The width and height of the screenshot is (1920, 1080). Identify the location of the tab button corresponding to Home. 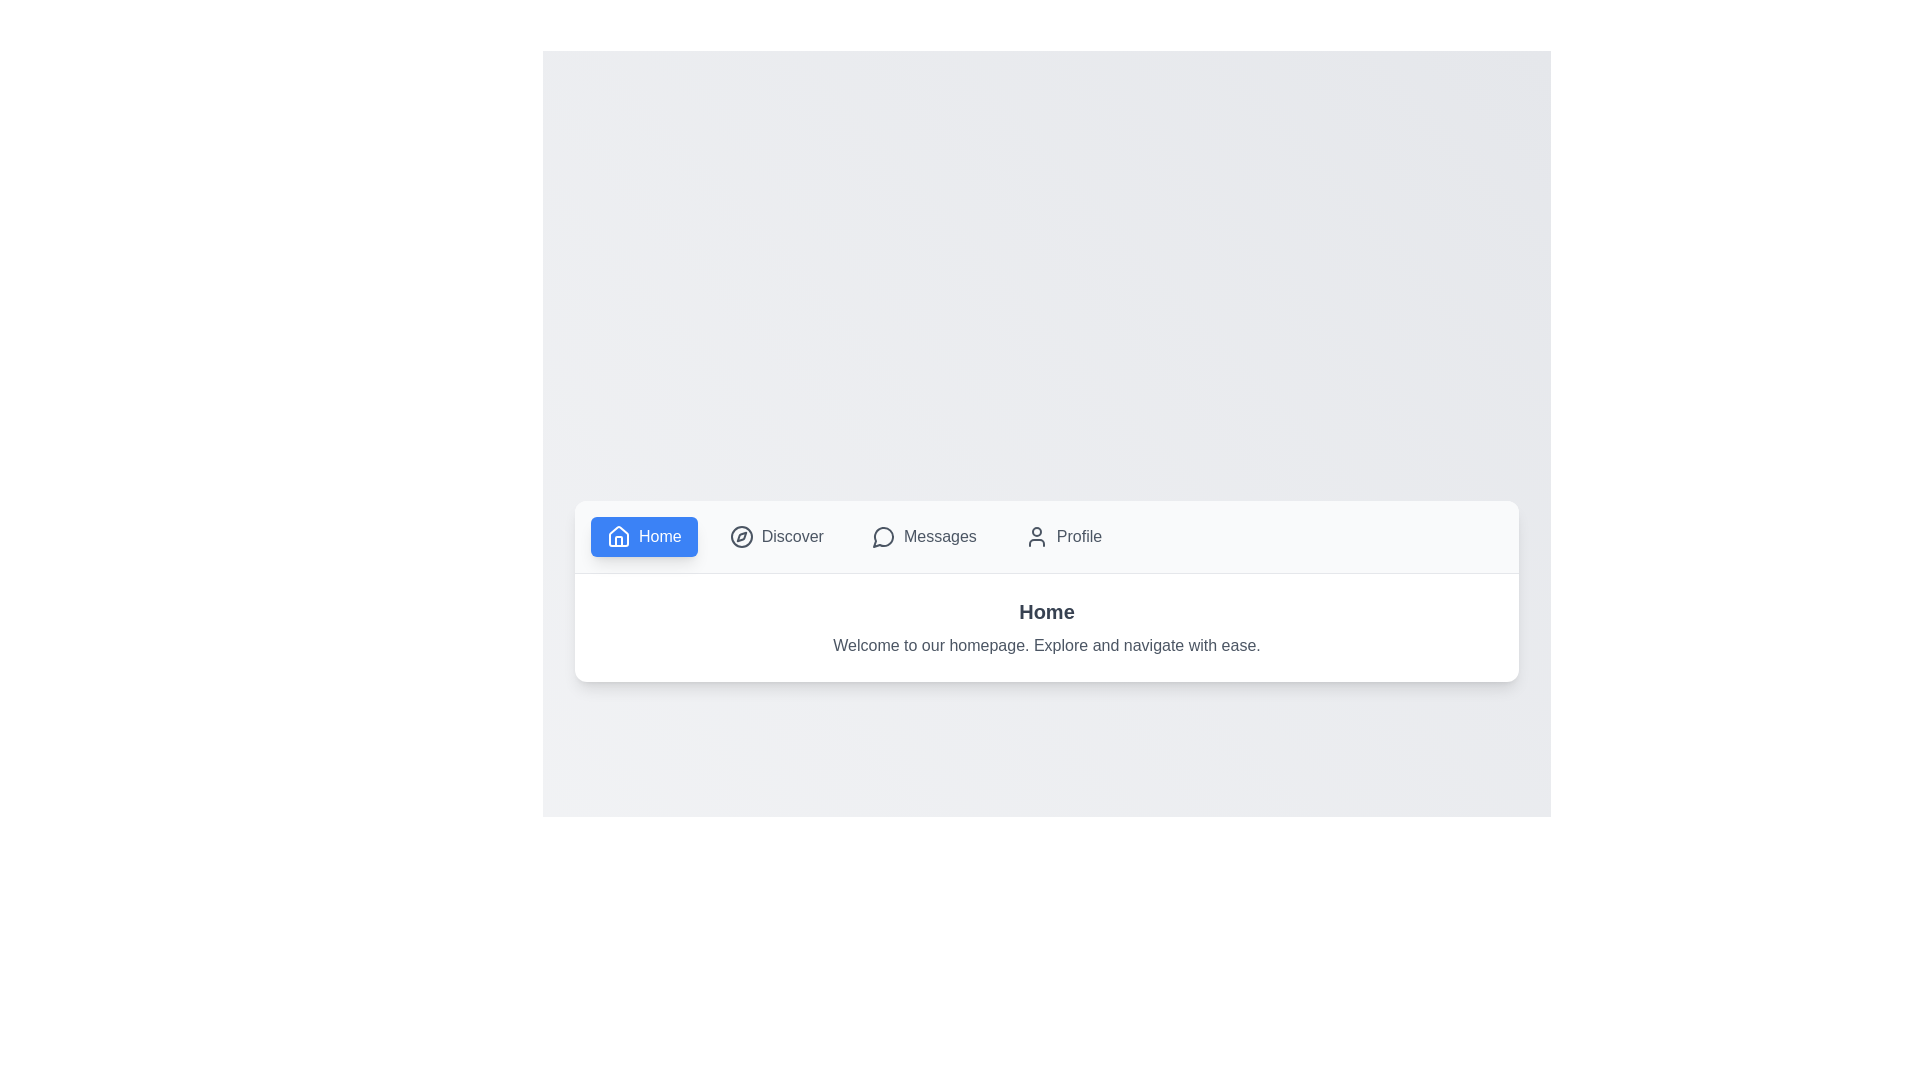
(643, 535).